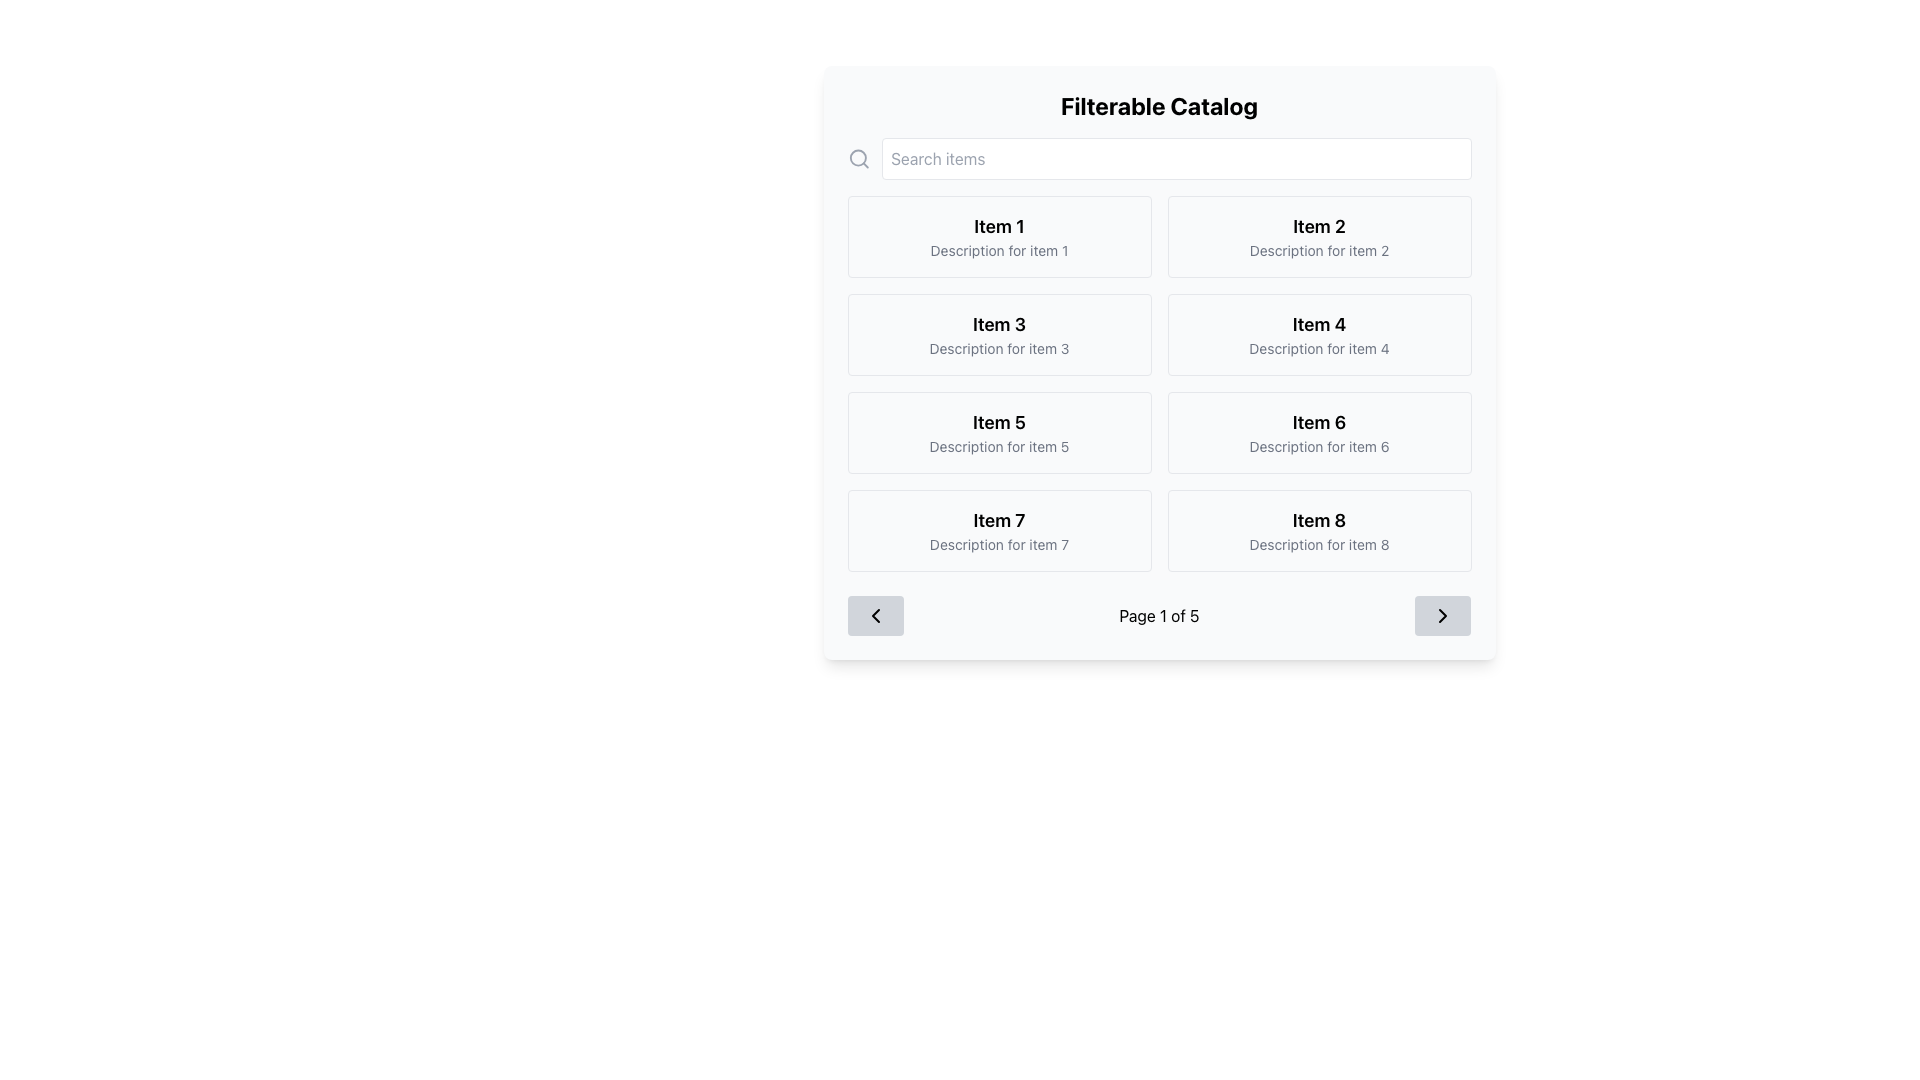 This screenshot has height=1080, width=1920. I want to click on the navigation icon located in the pagination area at the bottom left corner of the interface, so click(875, 615).